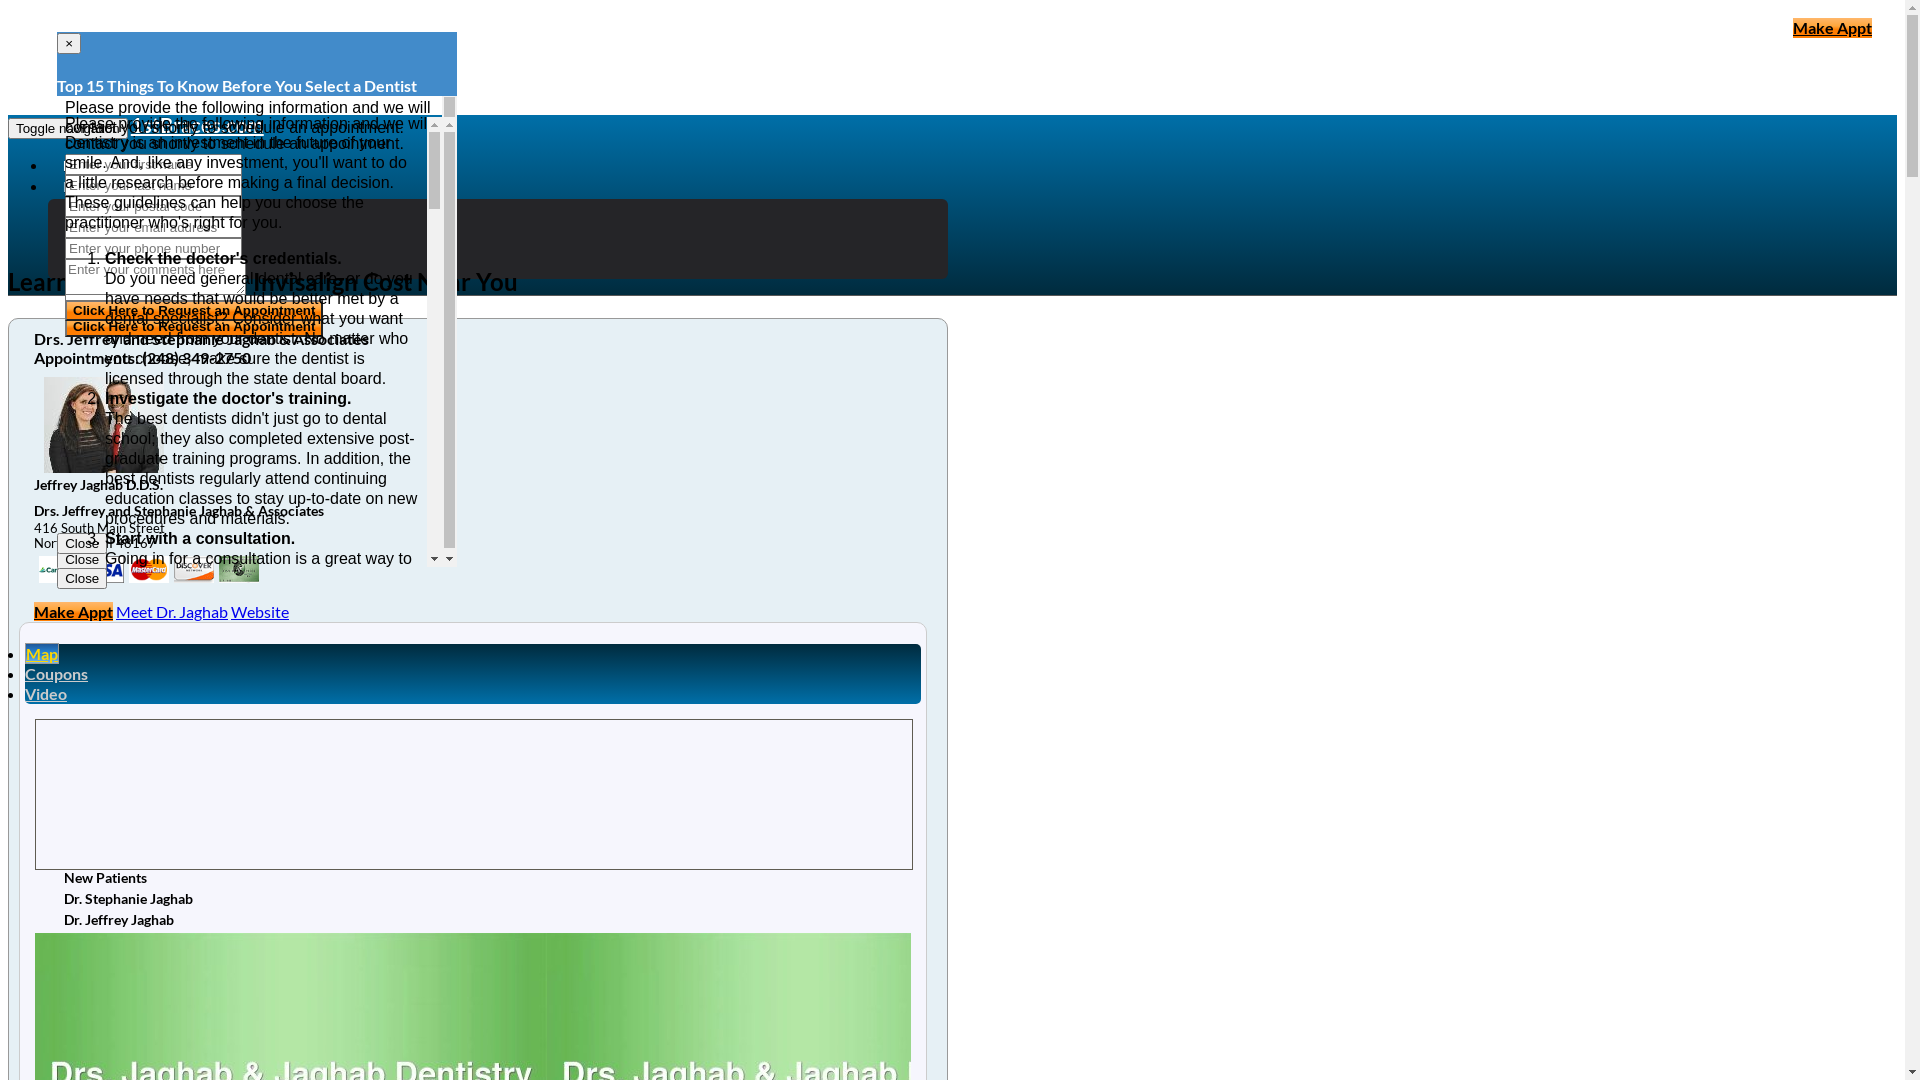 The width and height of the screenshot is (1920, 1080). What do you see at coordinates (80, 559) in the screenshot?
I see `'Close'` at bounding box center [80, 559].